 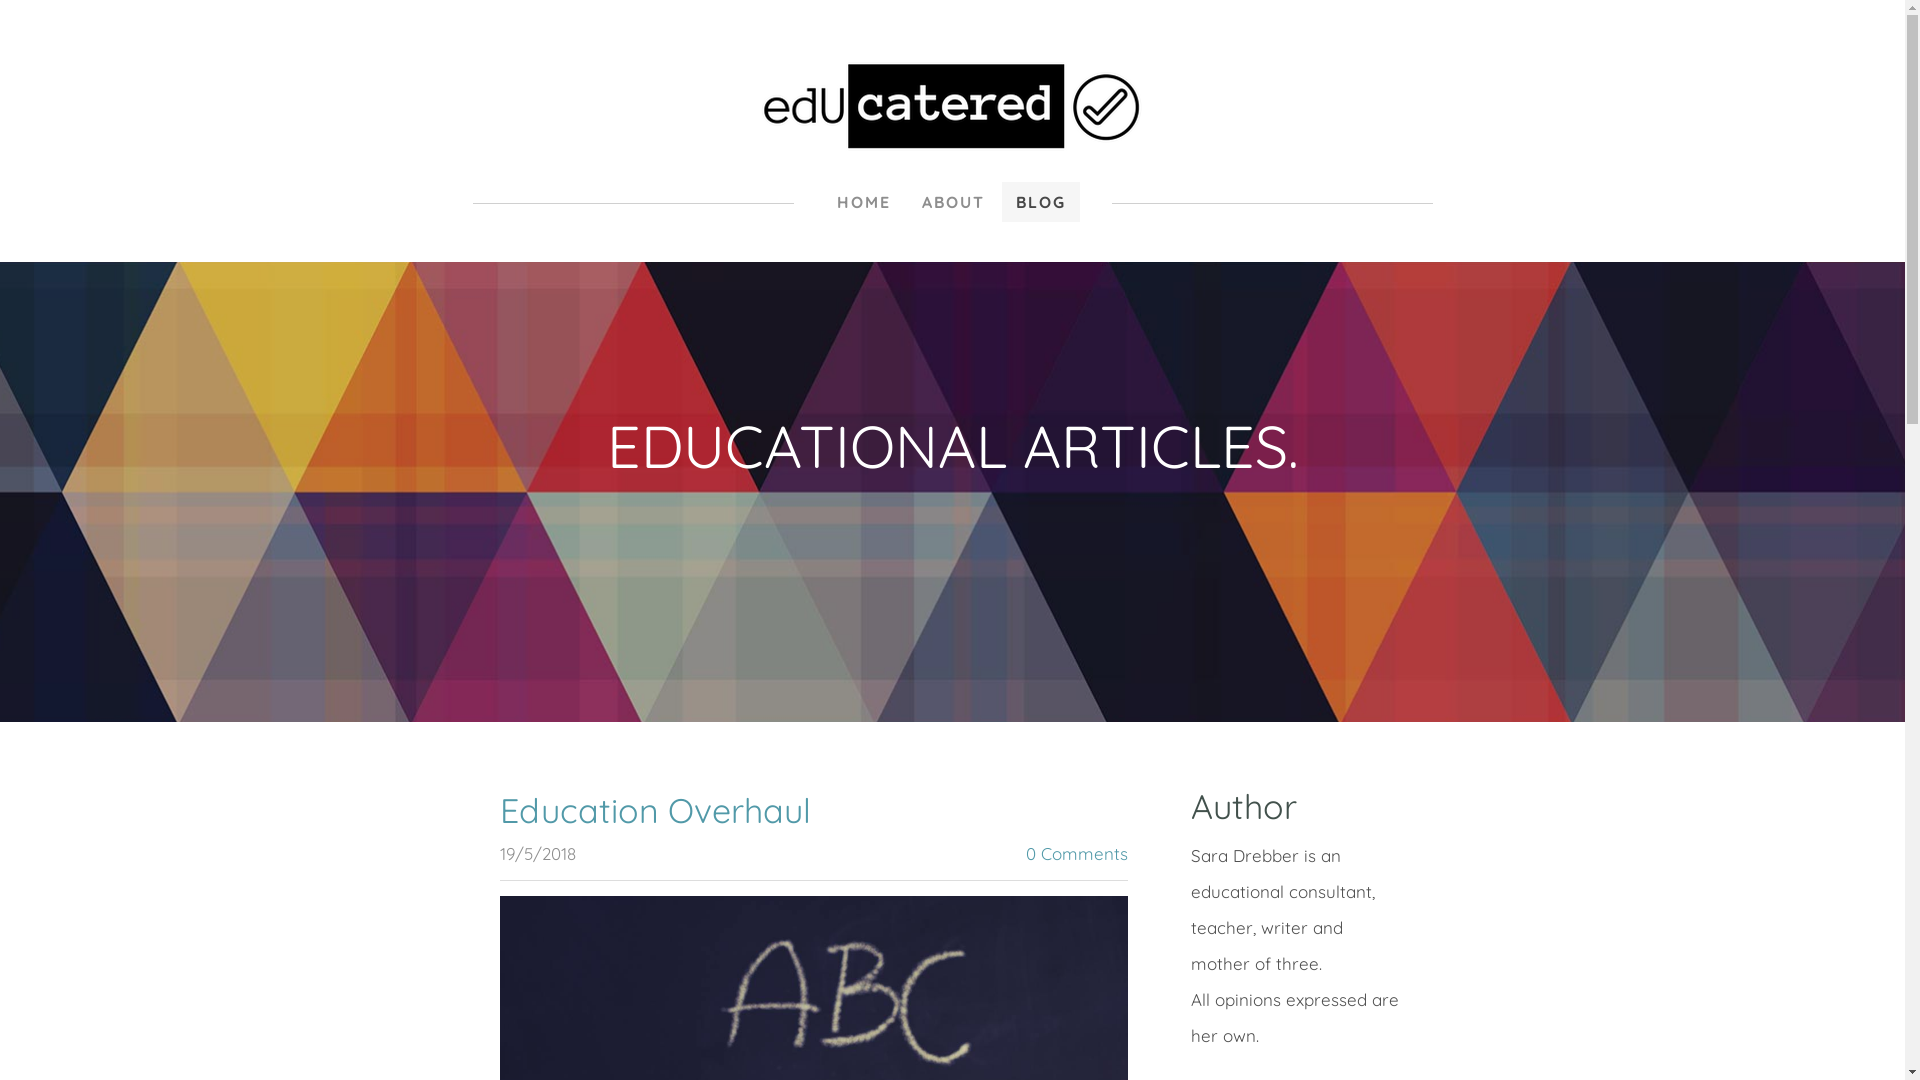 I want to click on 'BLOG', so click(x=1040, y=201).